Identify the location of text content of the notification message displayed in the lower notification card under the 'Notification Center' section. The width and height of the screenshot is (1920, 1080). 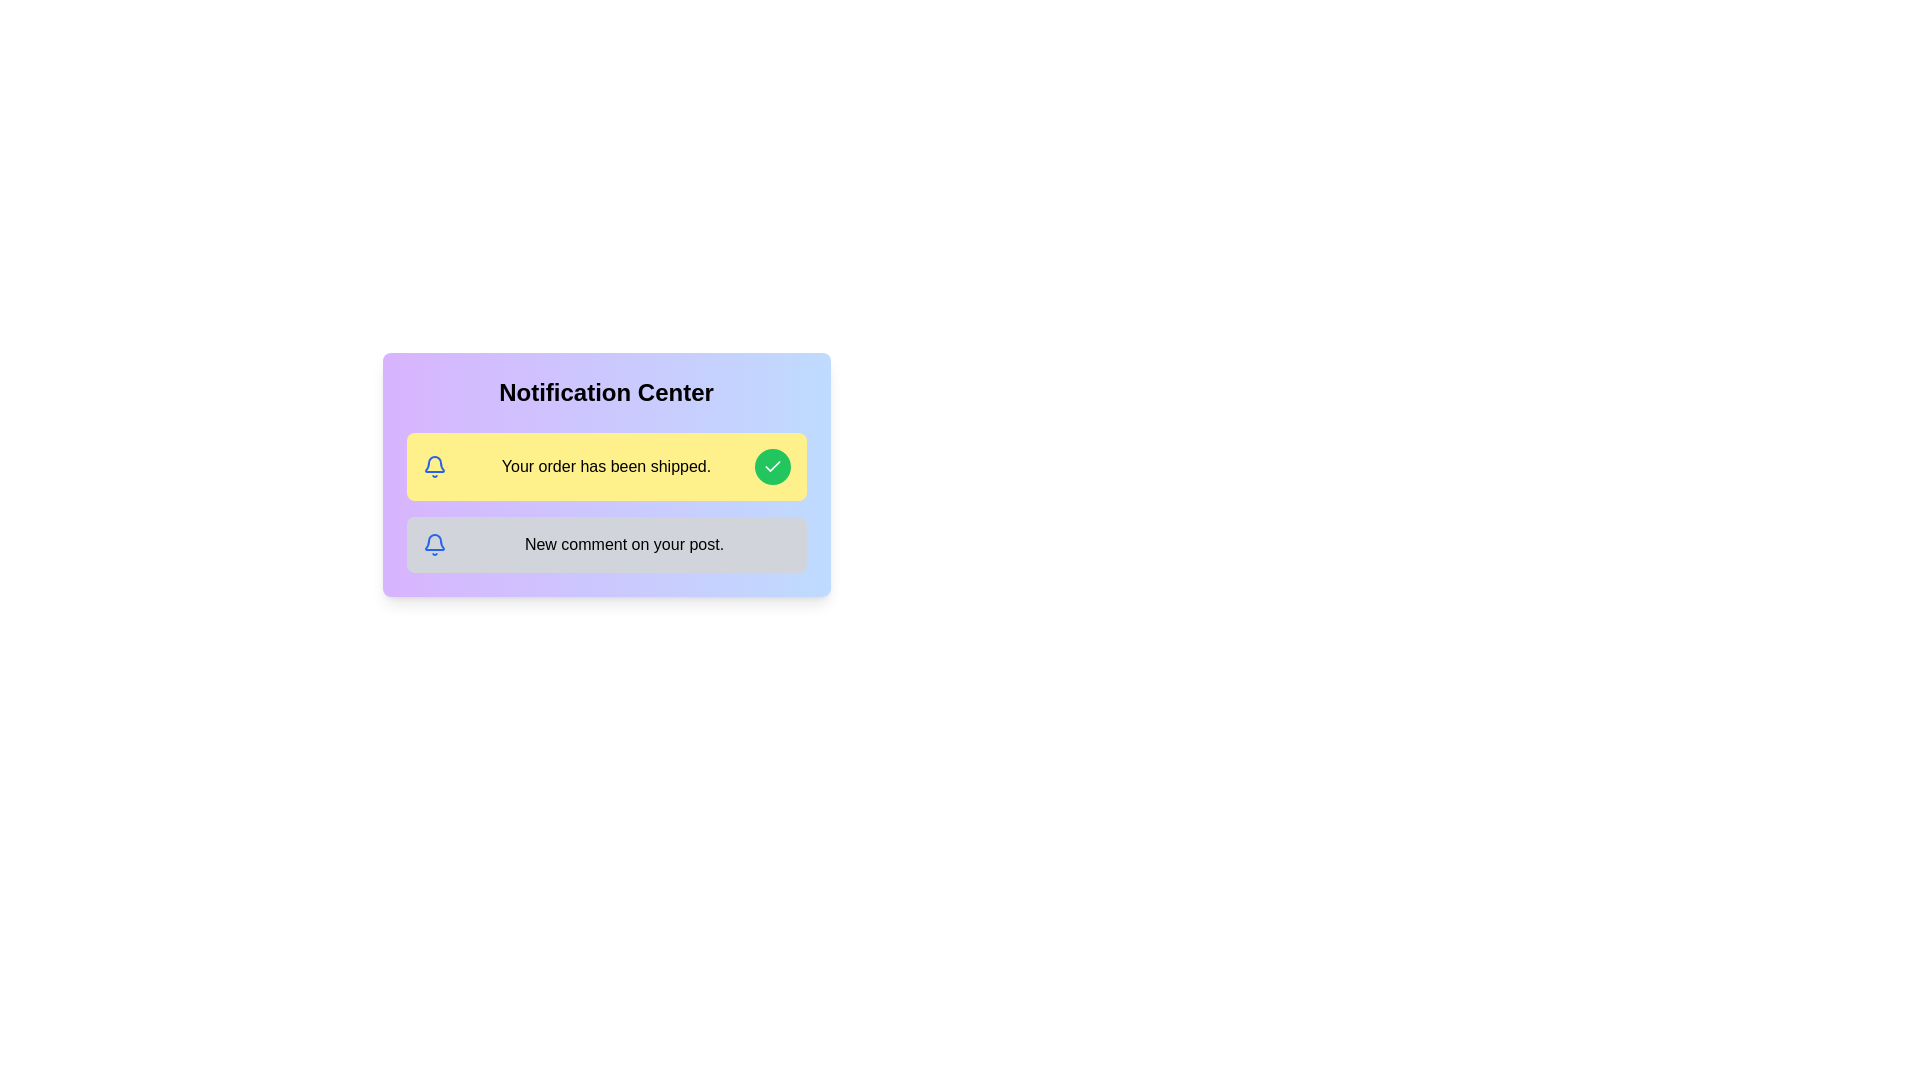
(623, 544).